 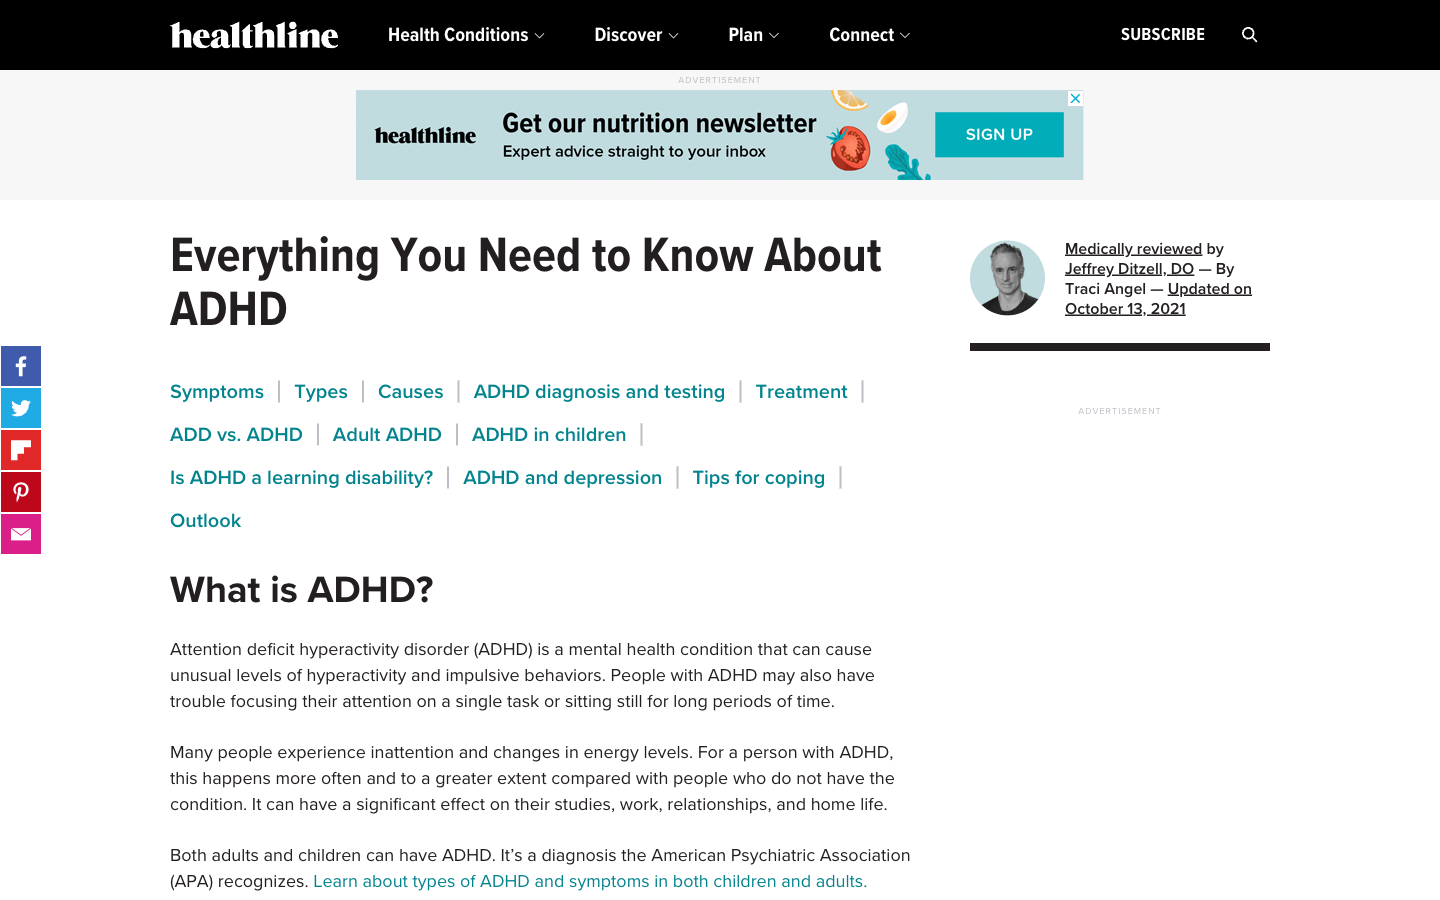 I want to click on Determine whether ADHD is classified as a learning disability, so click(x=301, y=476).